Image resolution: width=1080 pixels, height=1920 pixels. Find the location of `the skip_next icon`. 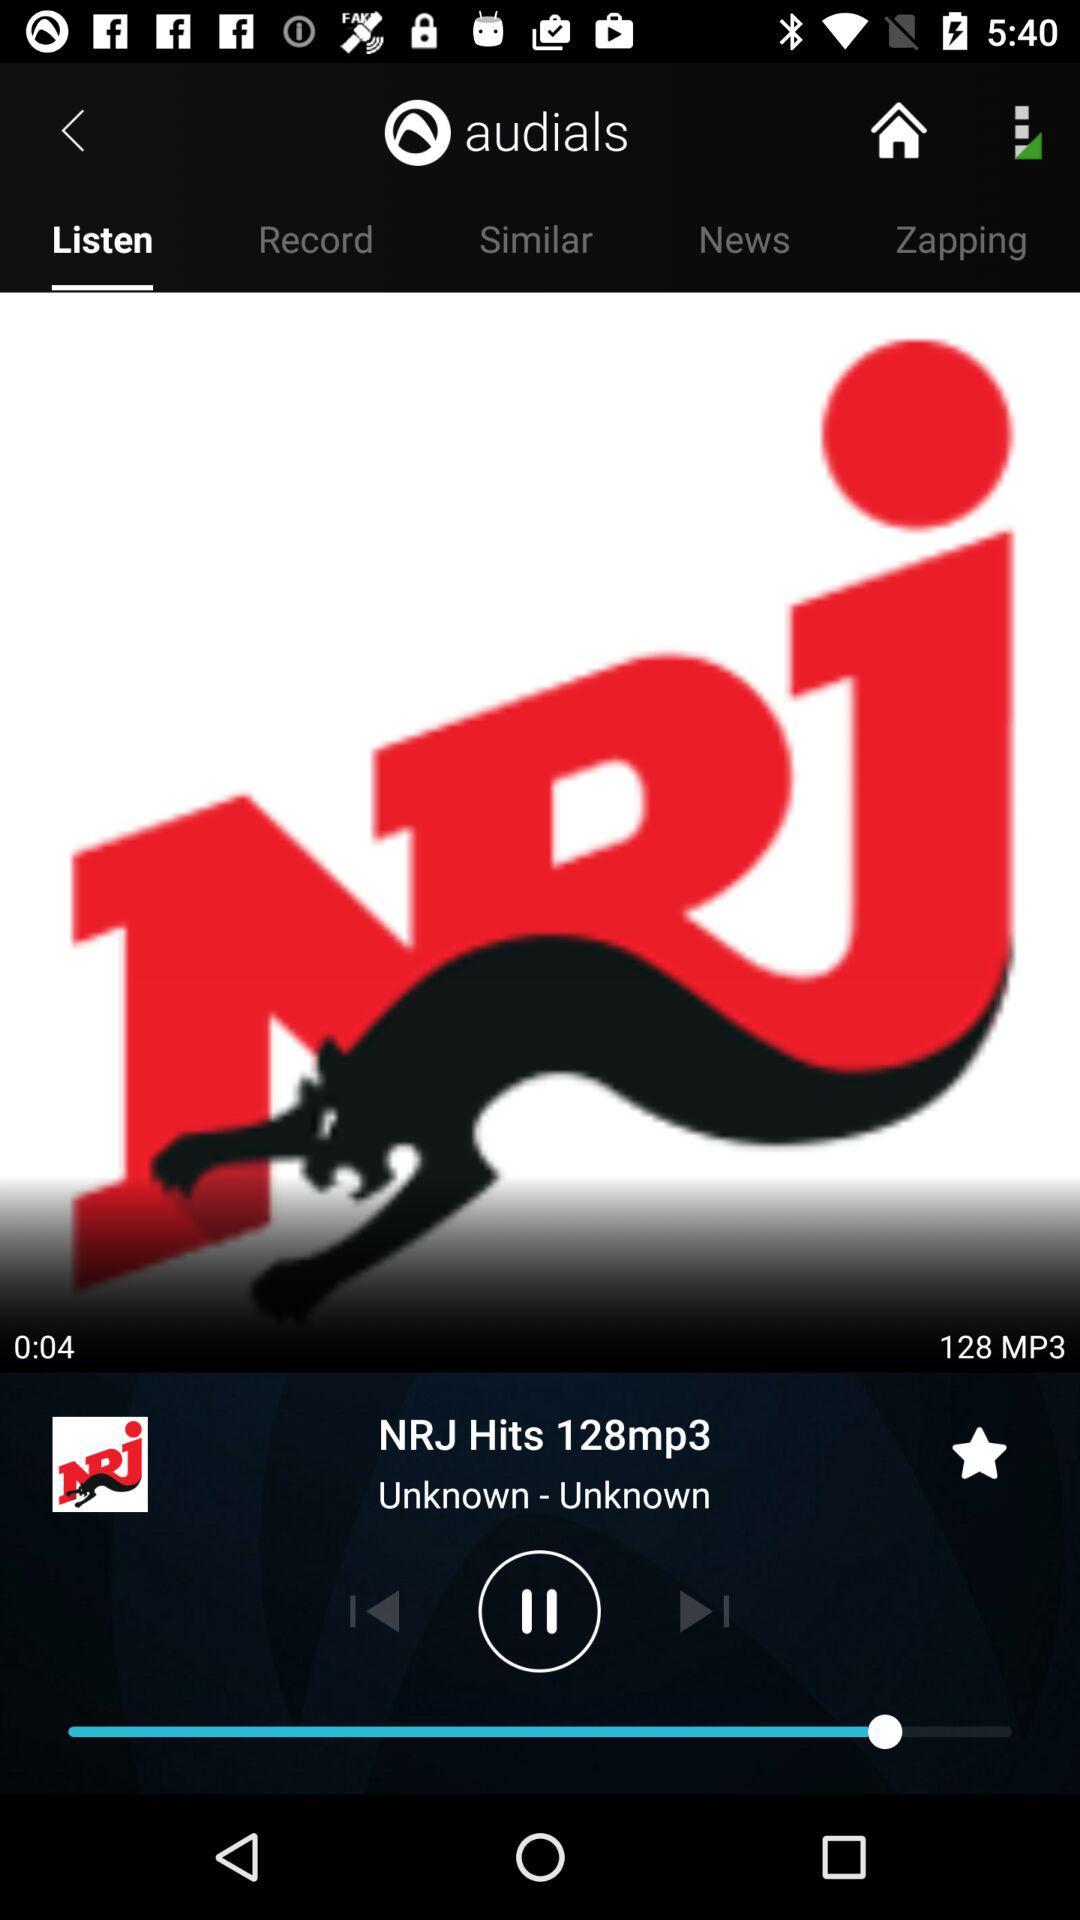

the skip_next icon is located at coordinates (703, 1611).